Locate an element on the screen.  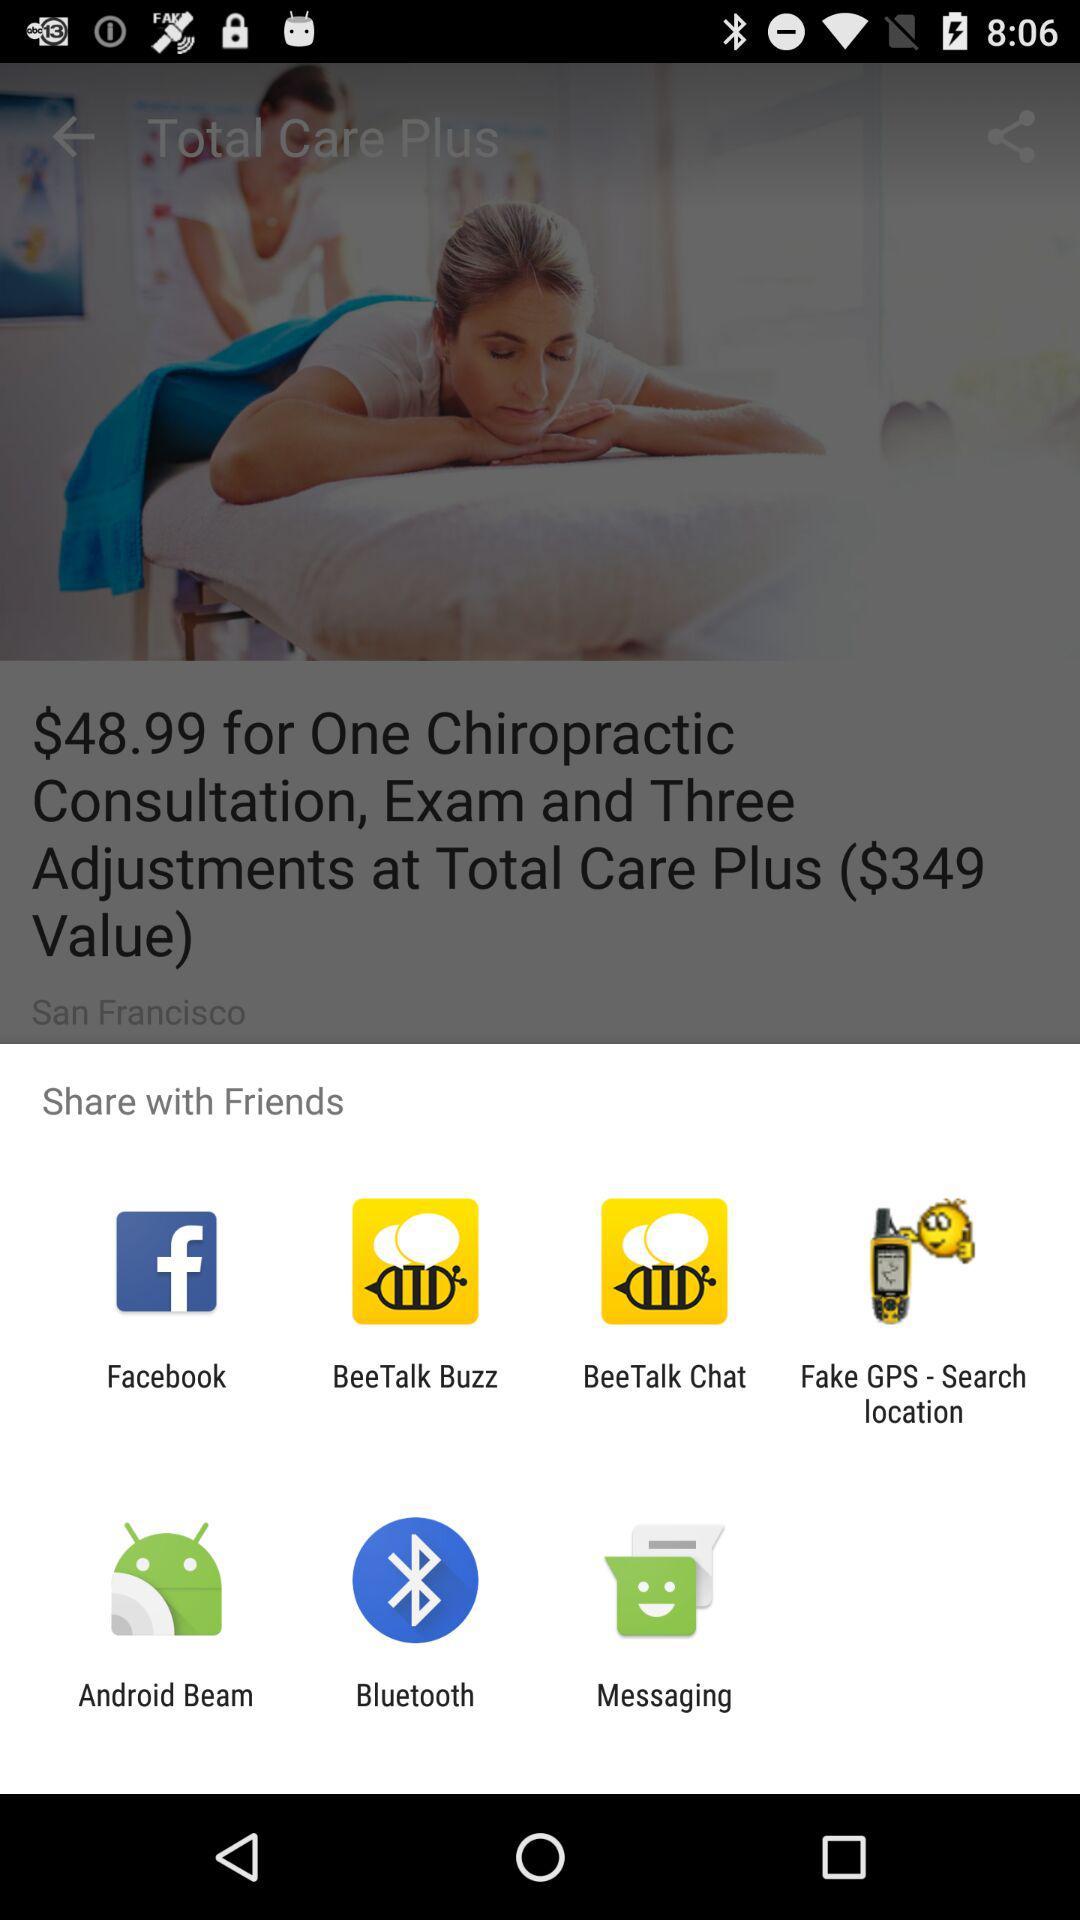
app to the left of messaging is located at coordinates (414, 1711).